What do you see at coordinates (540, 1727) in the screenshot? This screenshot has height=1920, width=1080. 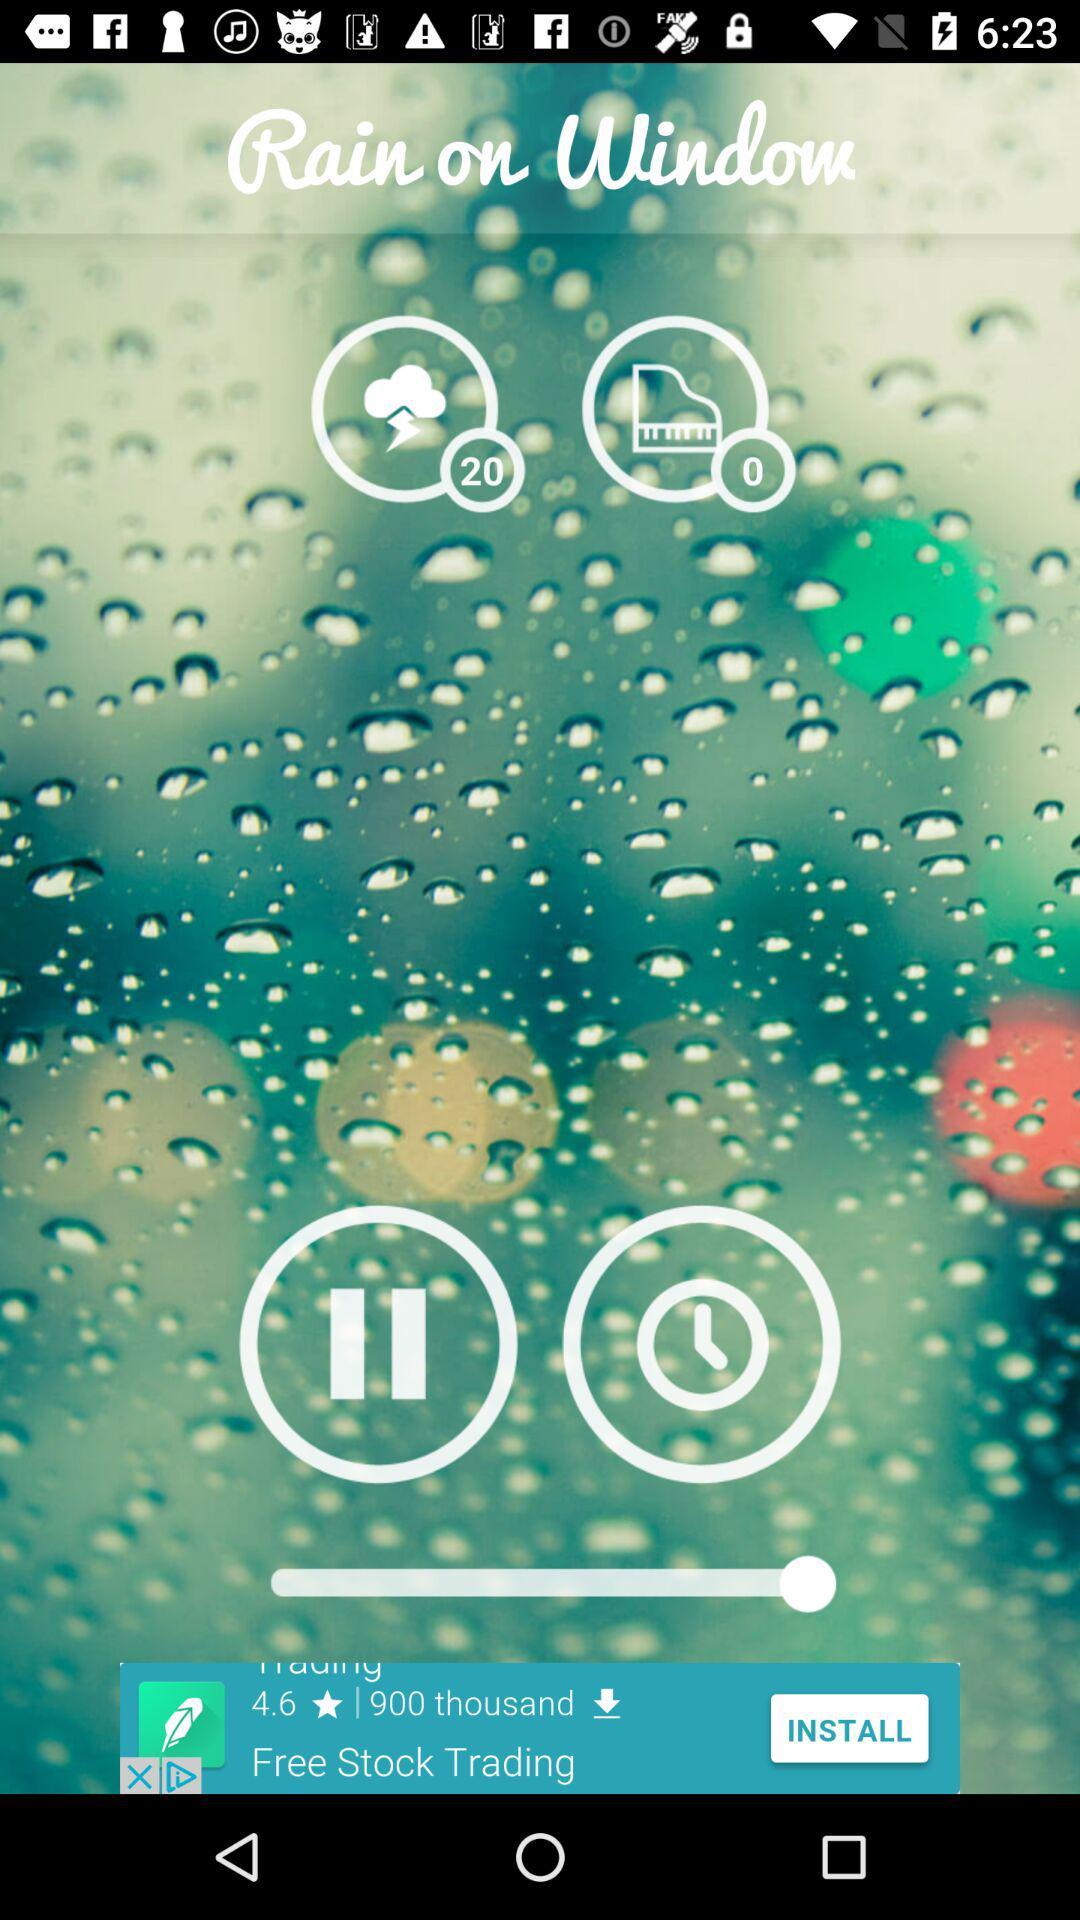 I see `advertisement banner` at bounding box center [540, 1727].